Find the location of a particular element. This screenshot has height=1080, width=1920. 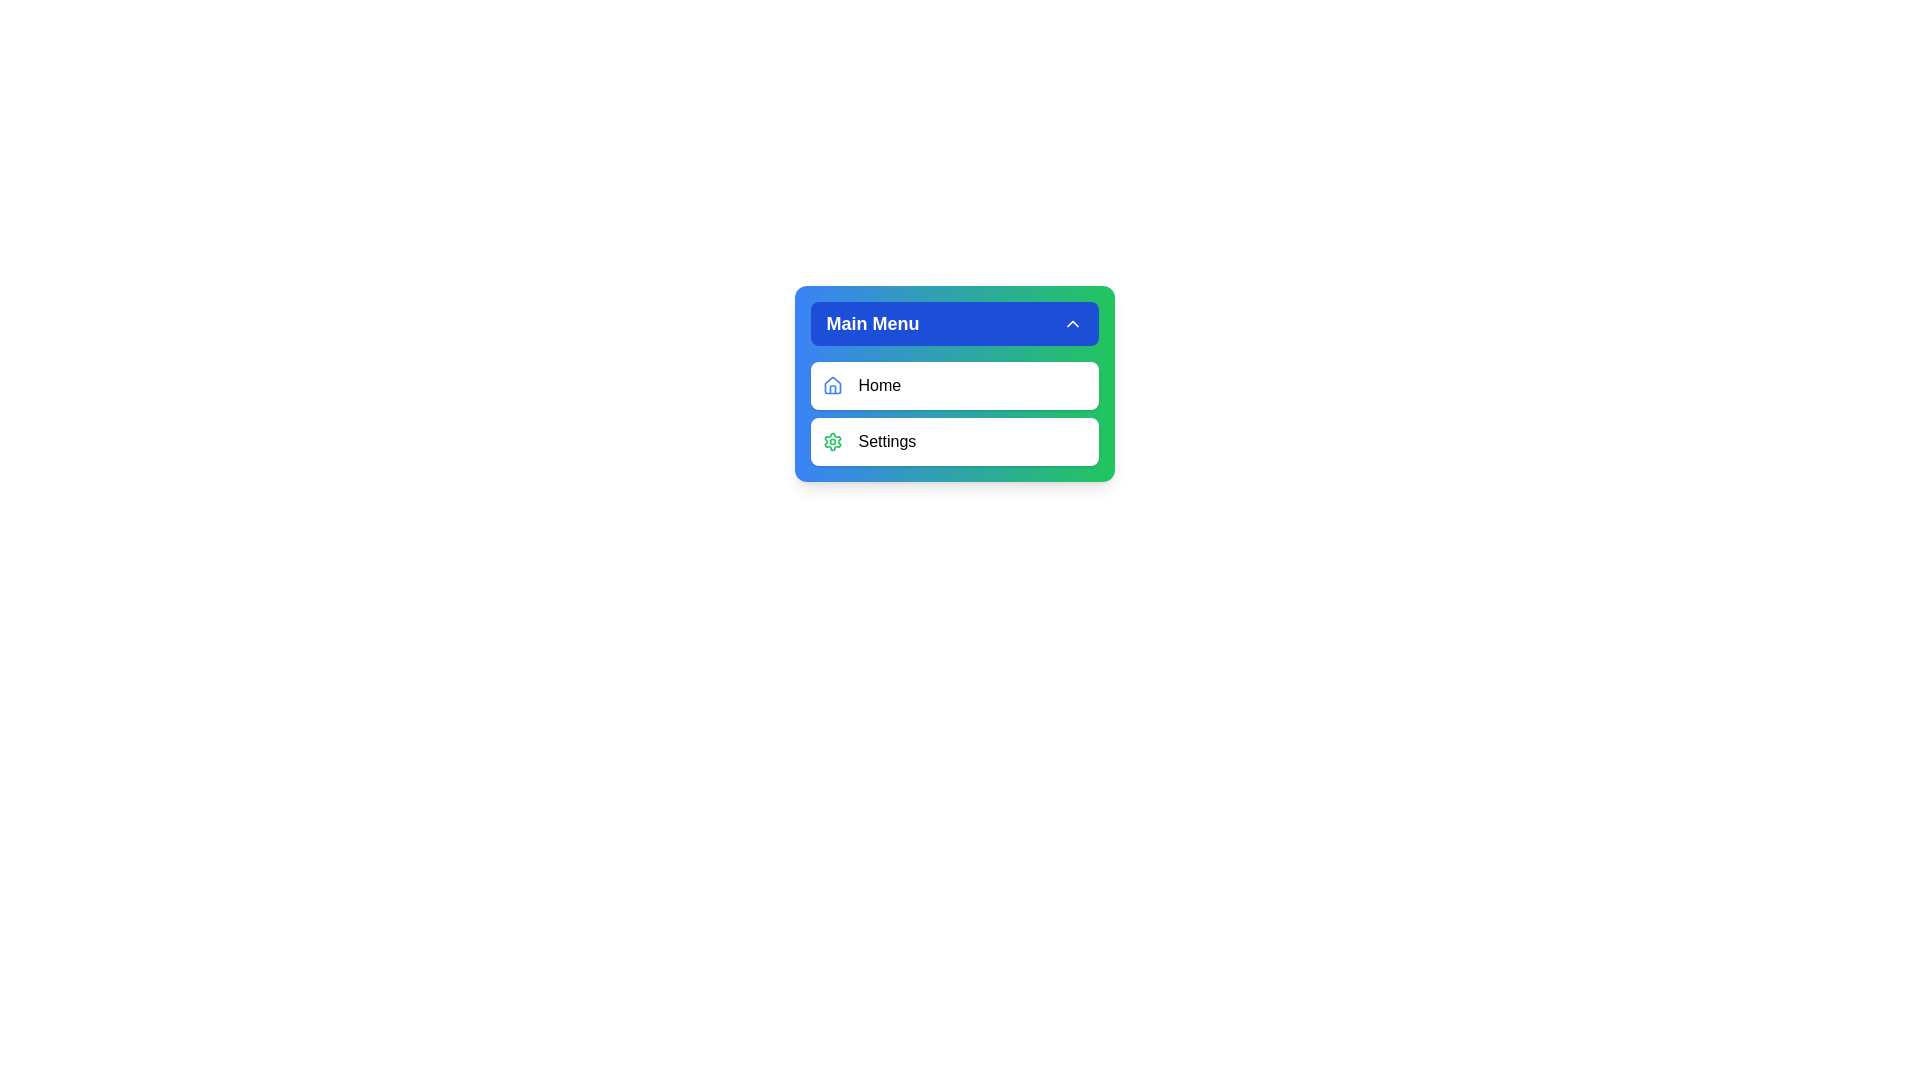

the green-colored settings icon, which resembles a gear and is positioned to the left of the 'Settings' text in the menu is located at coordinates (832, 441).